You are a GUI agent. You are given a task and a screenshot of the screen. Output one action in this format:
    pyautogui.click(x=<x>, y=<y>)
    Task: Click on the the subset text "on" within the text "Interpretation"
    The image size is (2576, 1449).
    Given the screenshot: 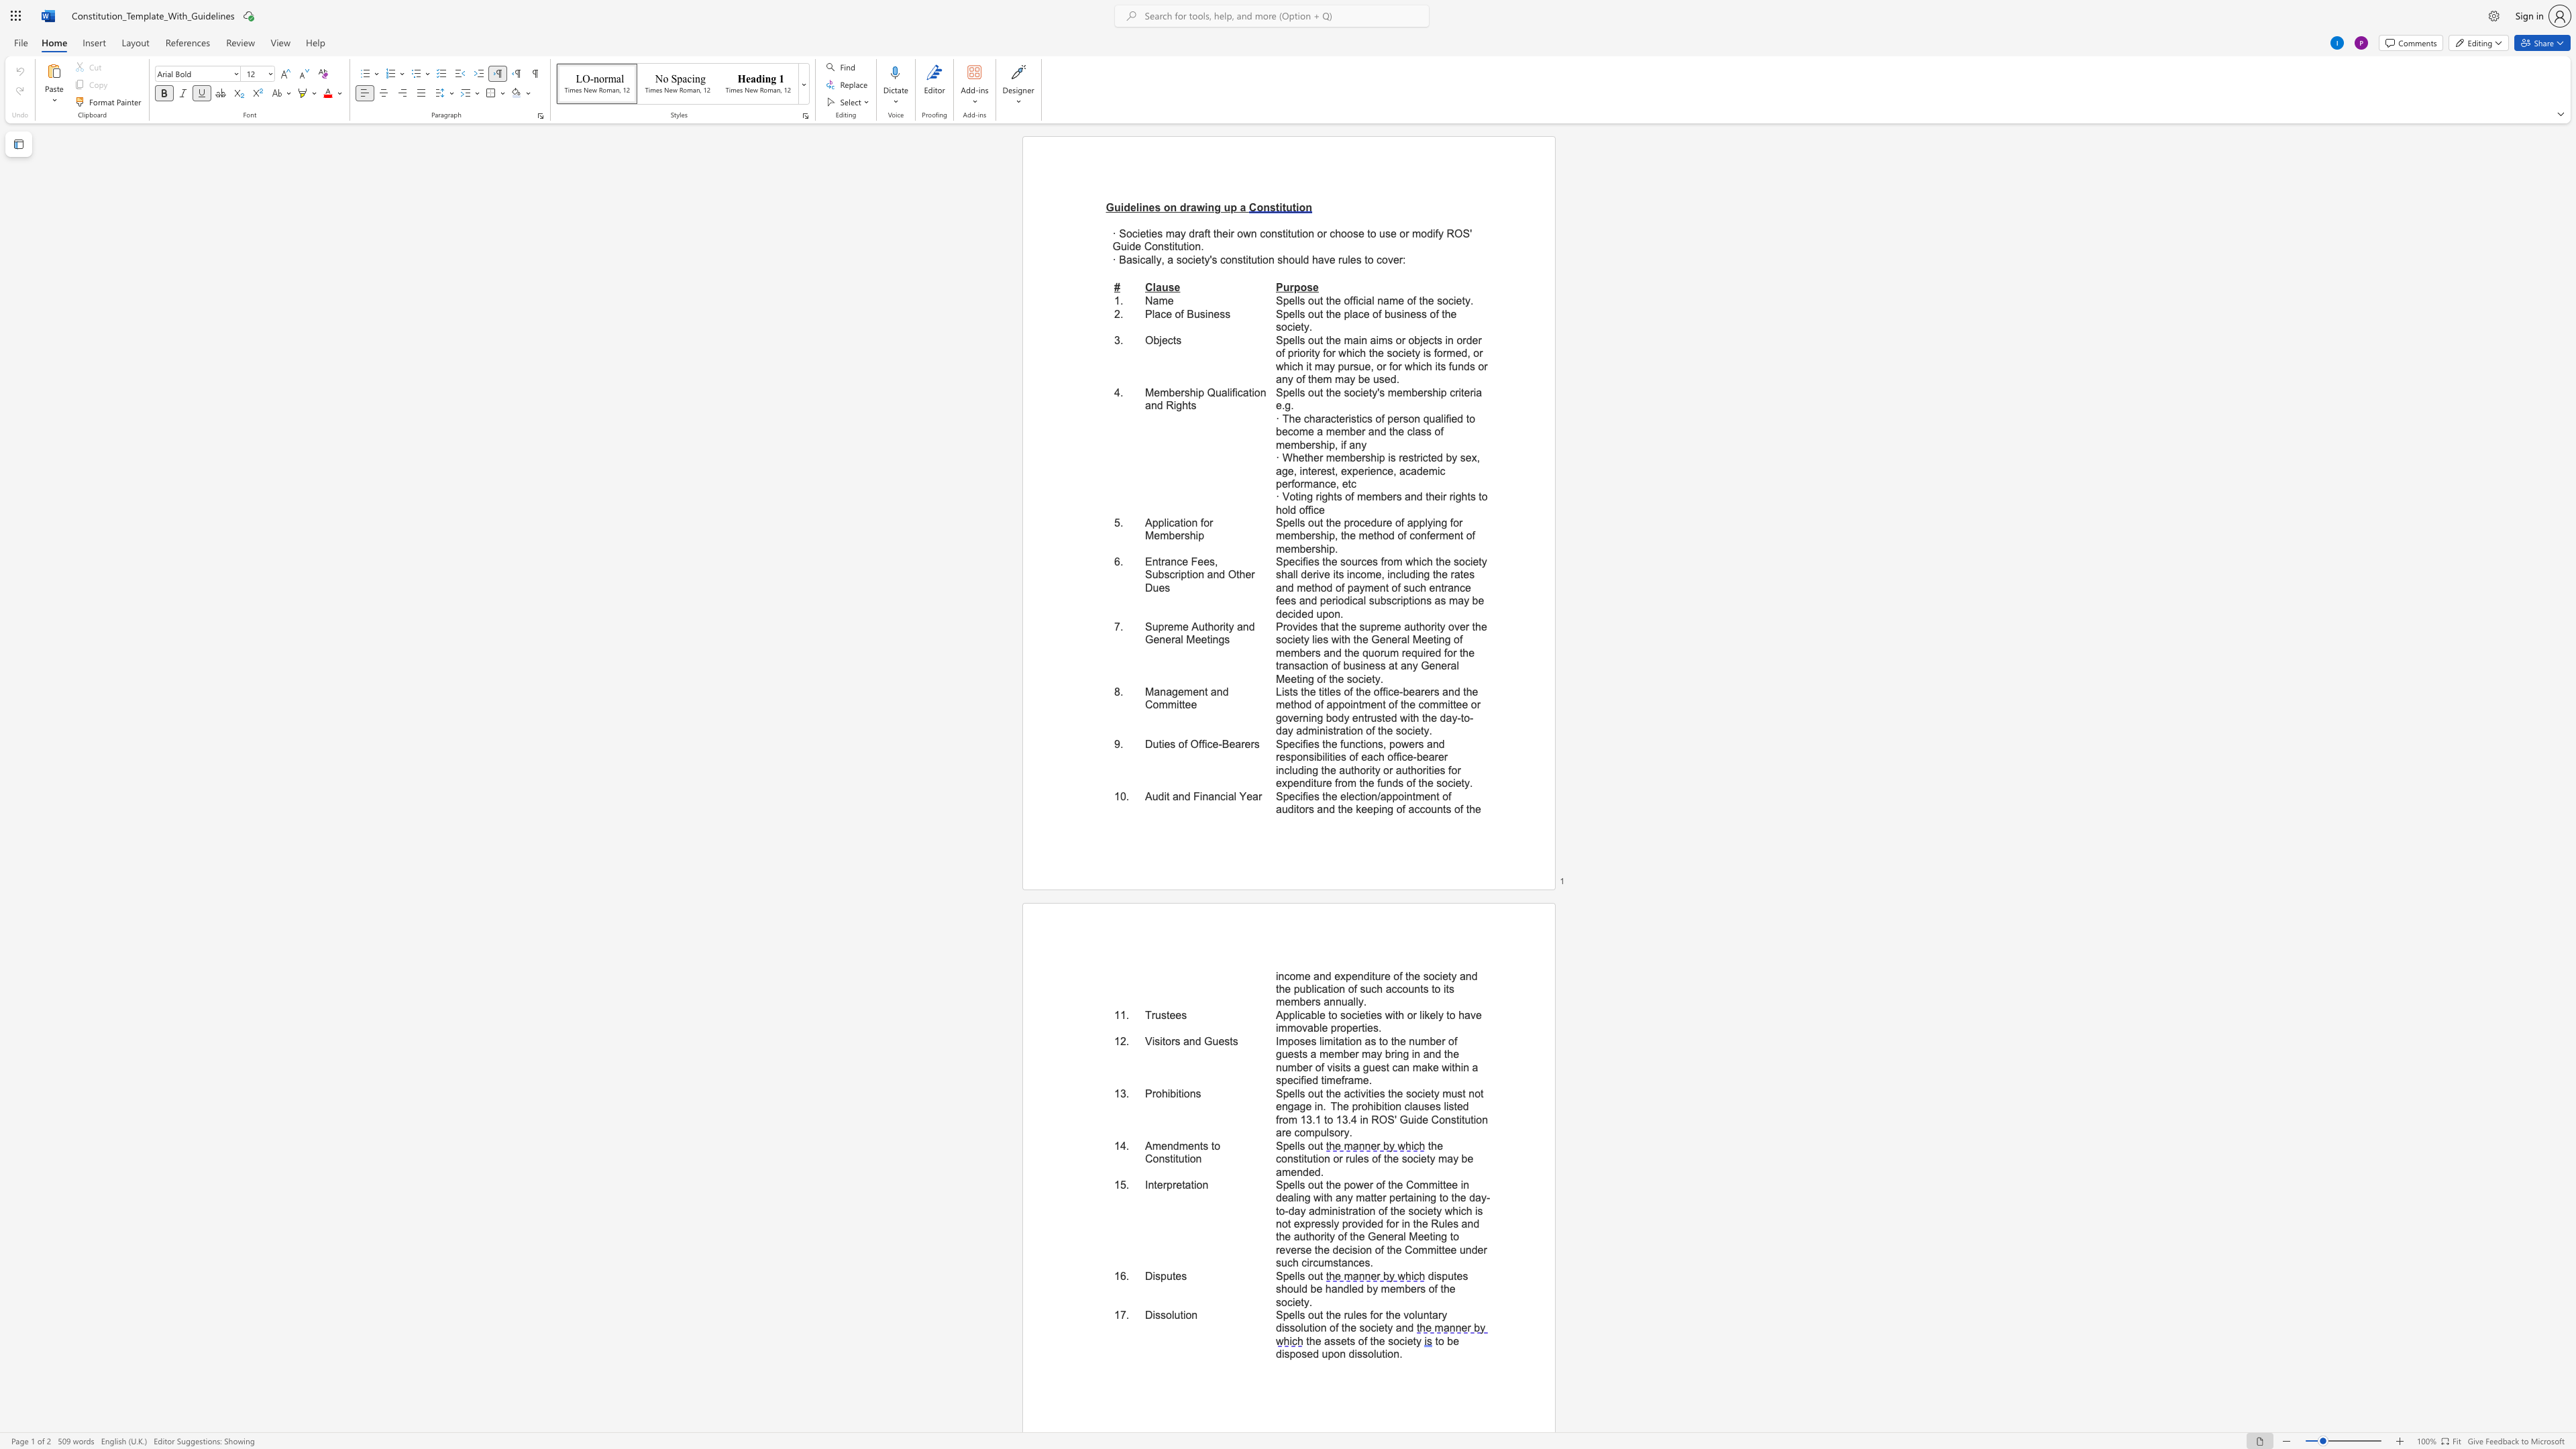 What is the action you would take?
    pyautogui.click(x=1196, y=1183)
    